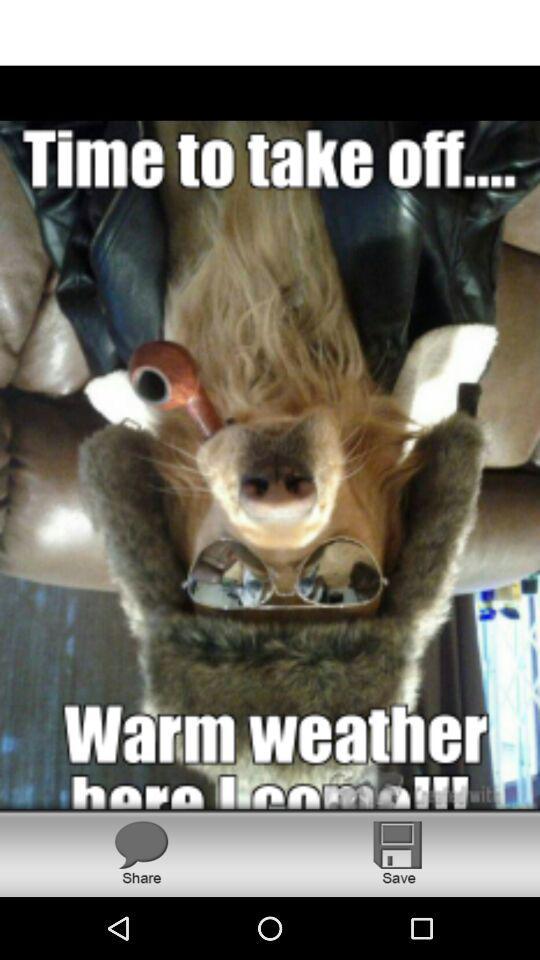  I want to click on the bookmark icon, so click(398, 851).